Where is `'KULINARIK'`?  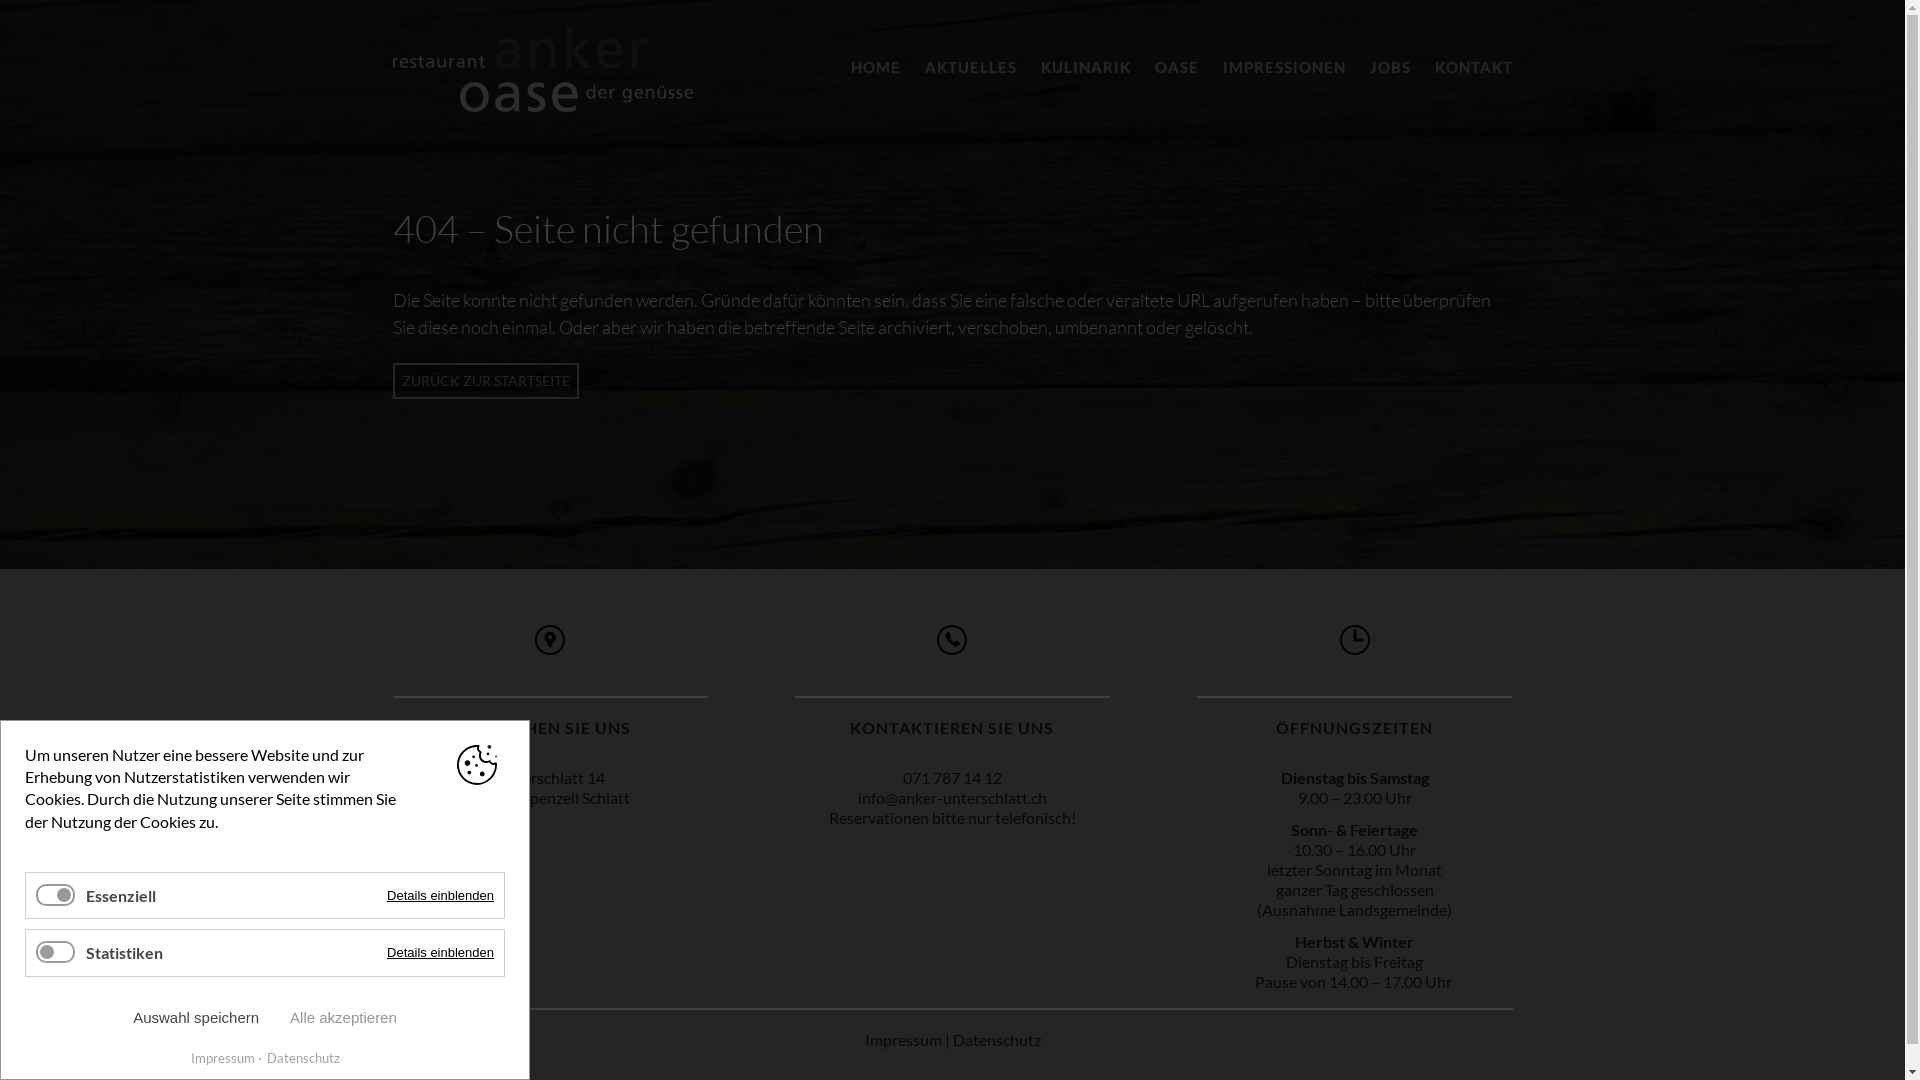 'KULINARIK' is located at coordinates (1040, 65).